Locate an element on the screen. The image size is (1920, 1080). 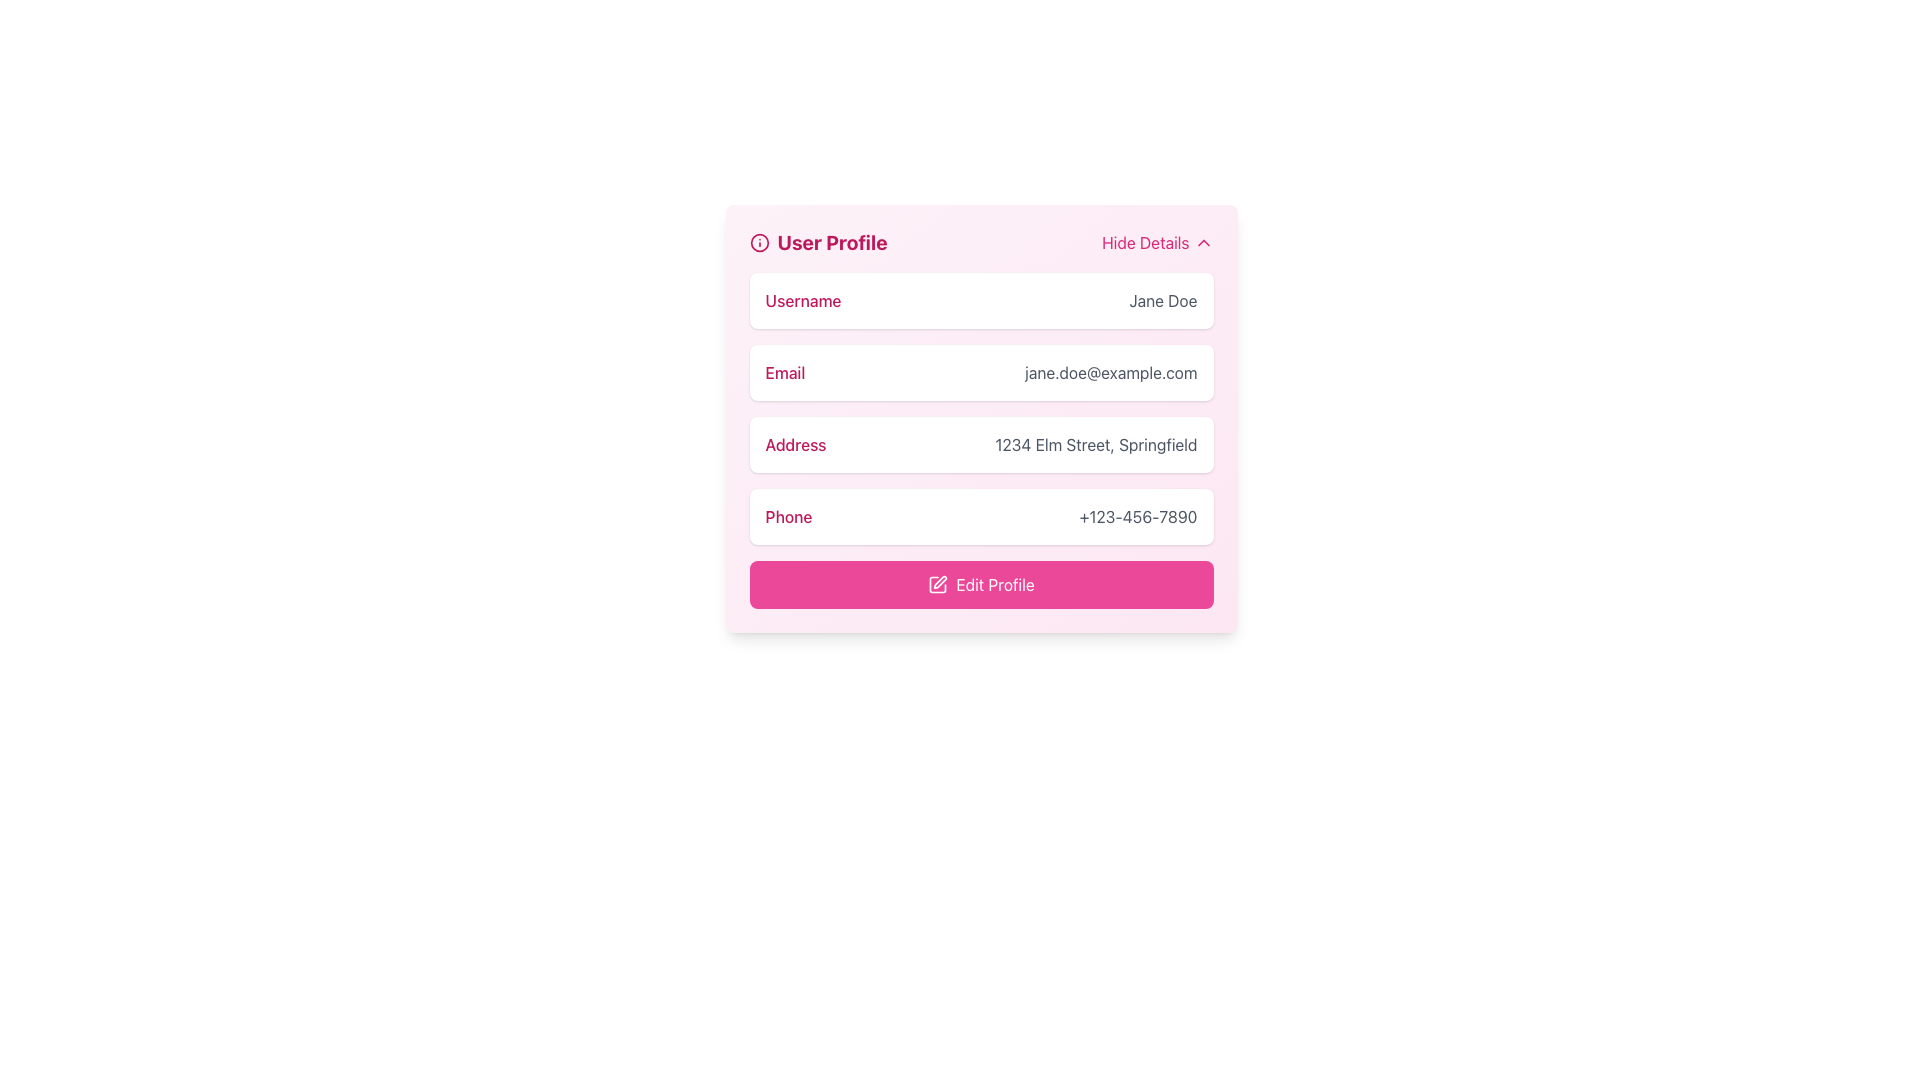
the 'Hide Details' button in the top-right corner of the 'User Profile' header section is located at coordinates (1157, 242).